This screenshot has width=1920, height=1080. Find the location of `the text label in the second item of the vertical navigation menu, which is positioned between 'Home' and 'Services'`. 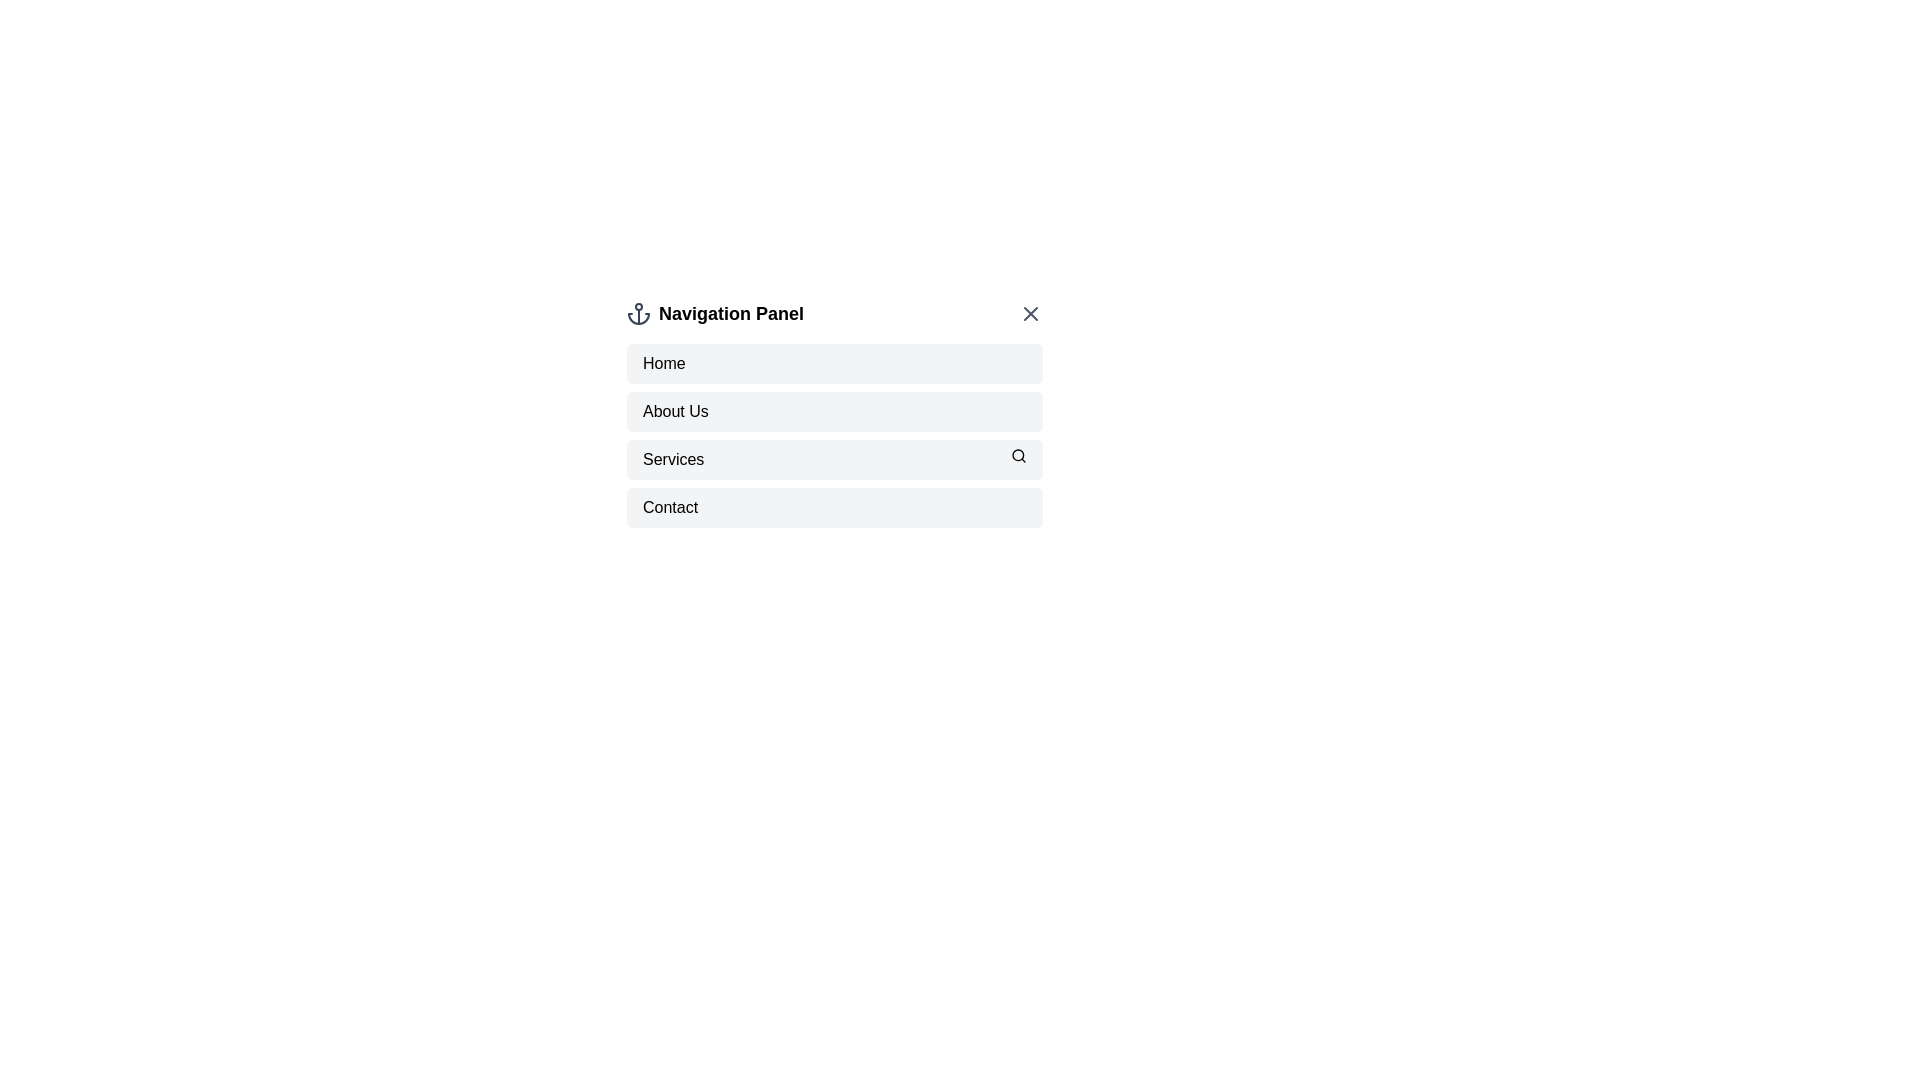

the text label in the second item of the vertical navigation menu, which is positioned between 'Home' and 'Services' is located at coordinates (675, 411).